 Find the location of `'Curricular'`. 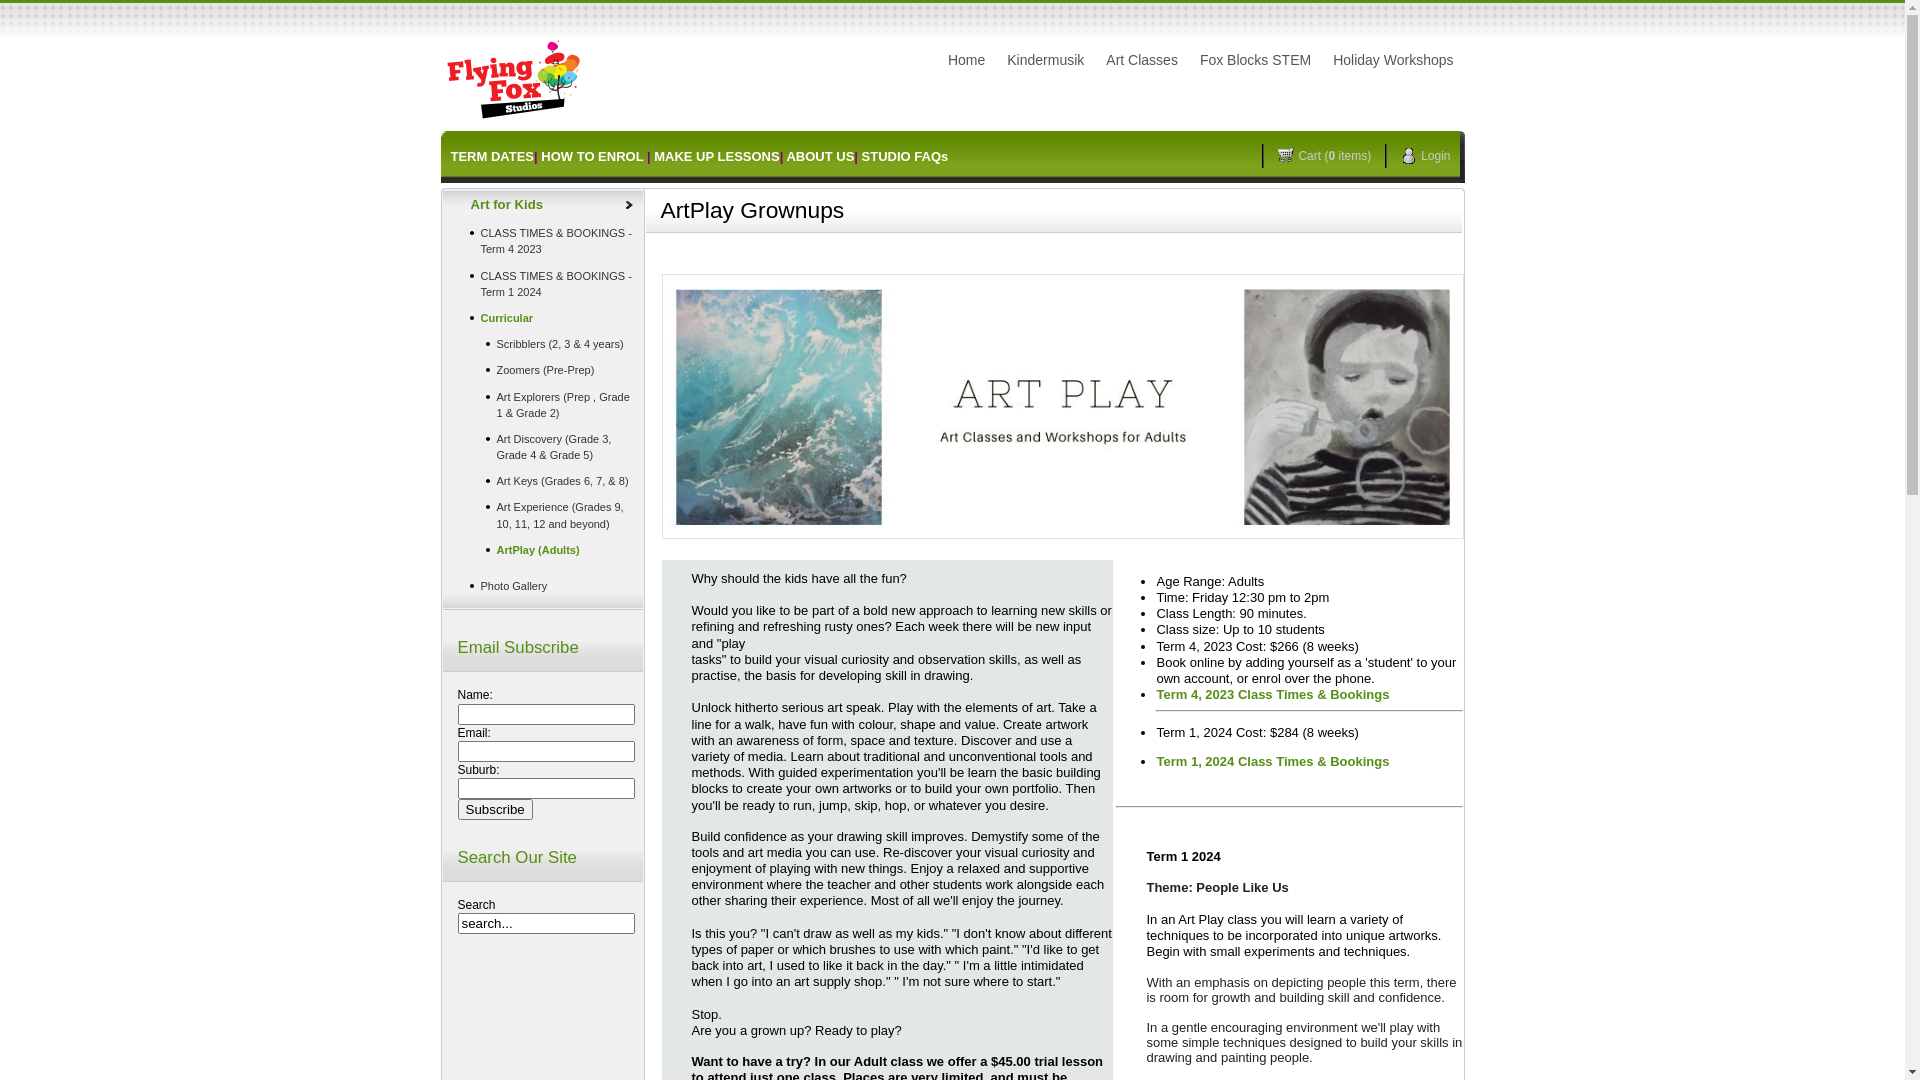

'Curricular' is located at coordinates (542, 316).